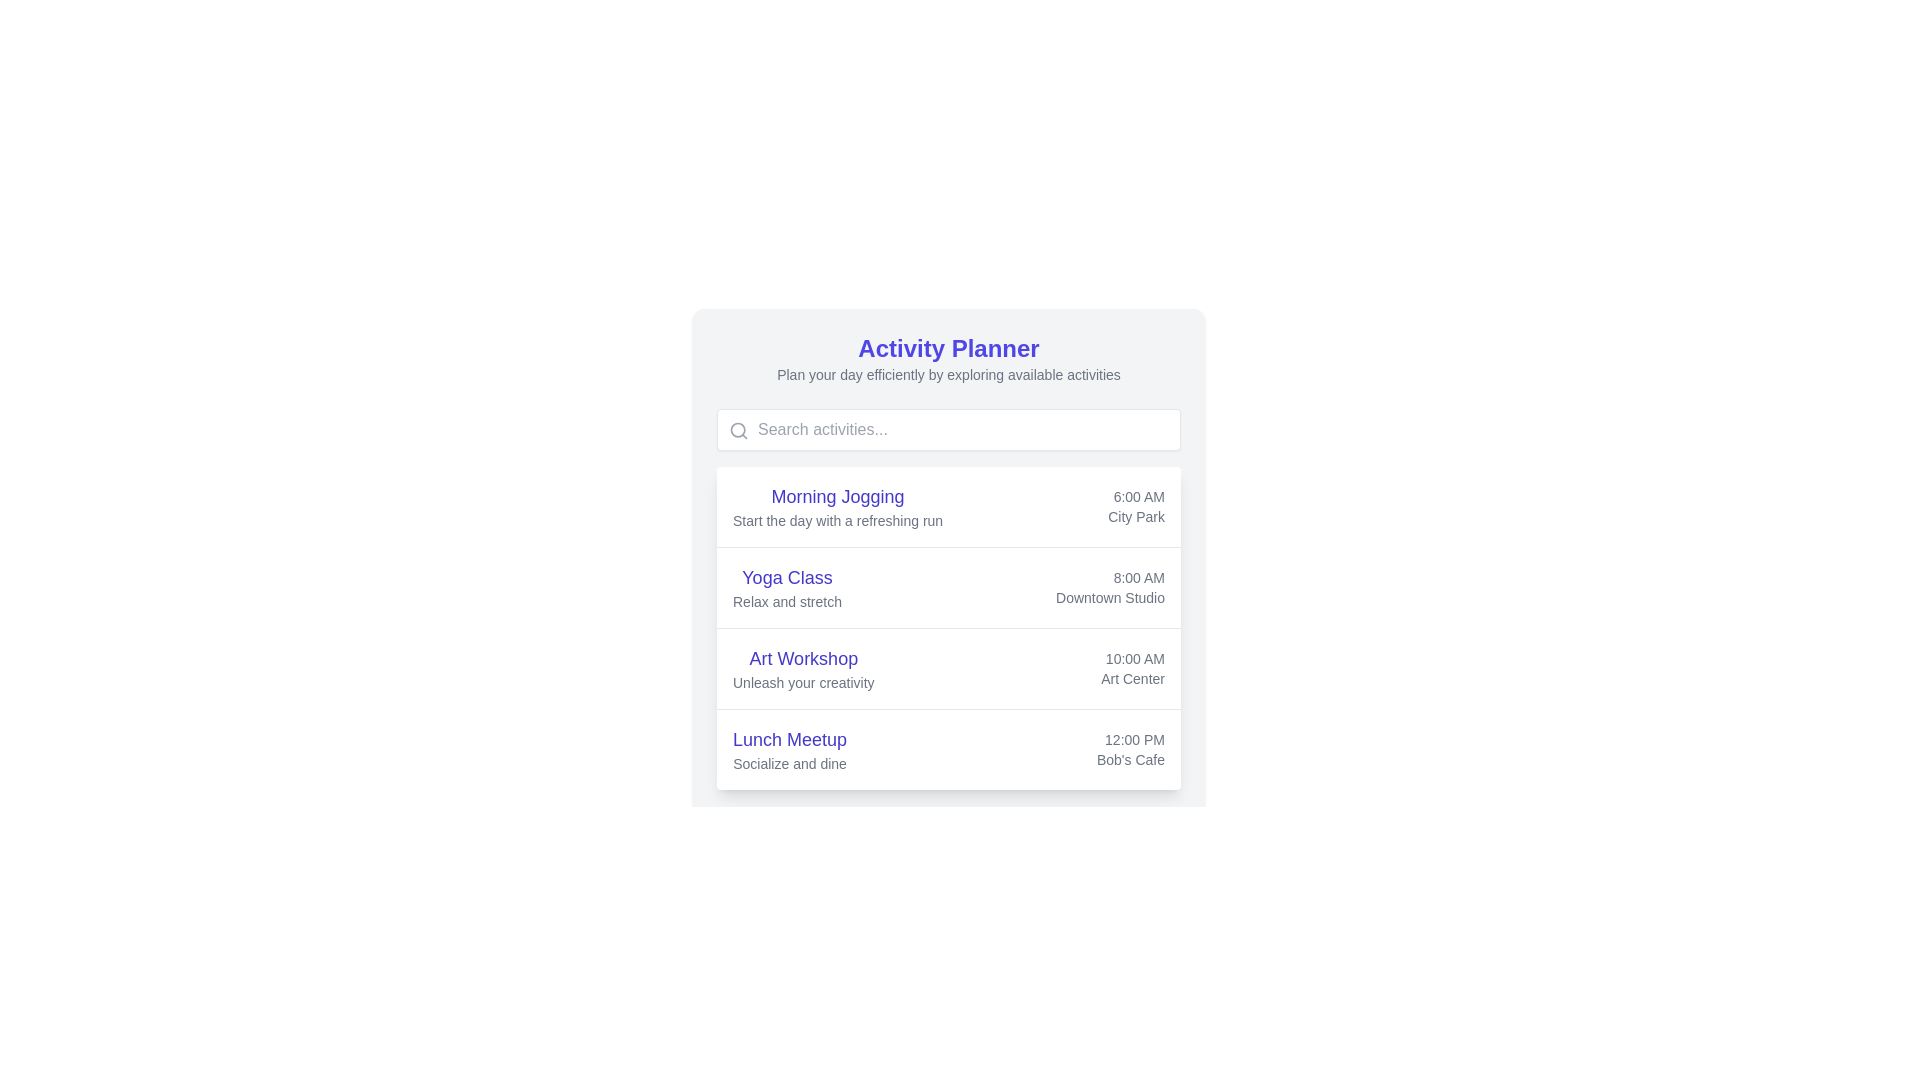  What do you see at coordinates (948, 586) in the screenshot?
I see `the second list item in the 'Activity Planner' section that provides information about a scheduled yoga class, including its name, description, time, and location` at bounding box center [948, 586].